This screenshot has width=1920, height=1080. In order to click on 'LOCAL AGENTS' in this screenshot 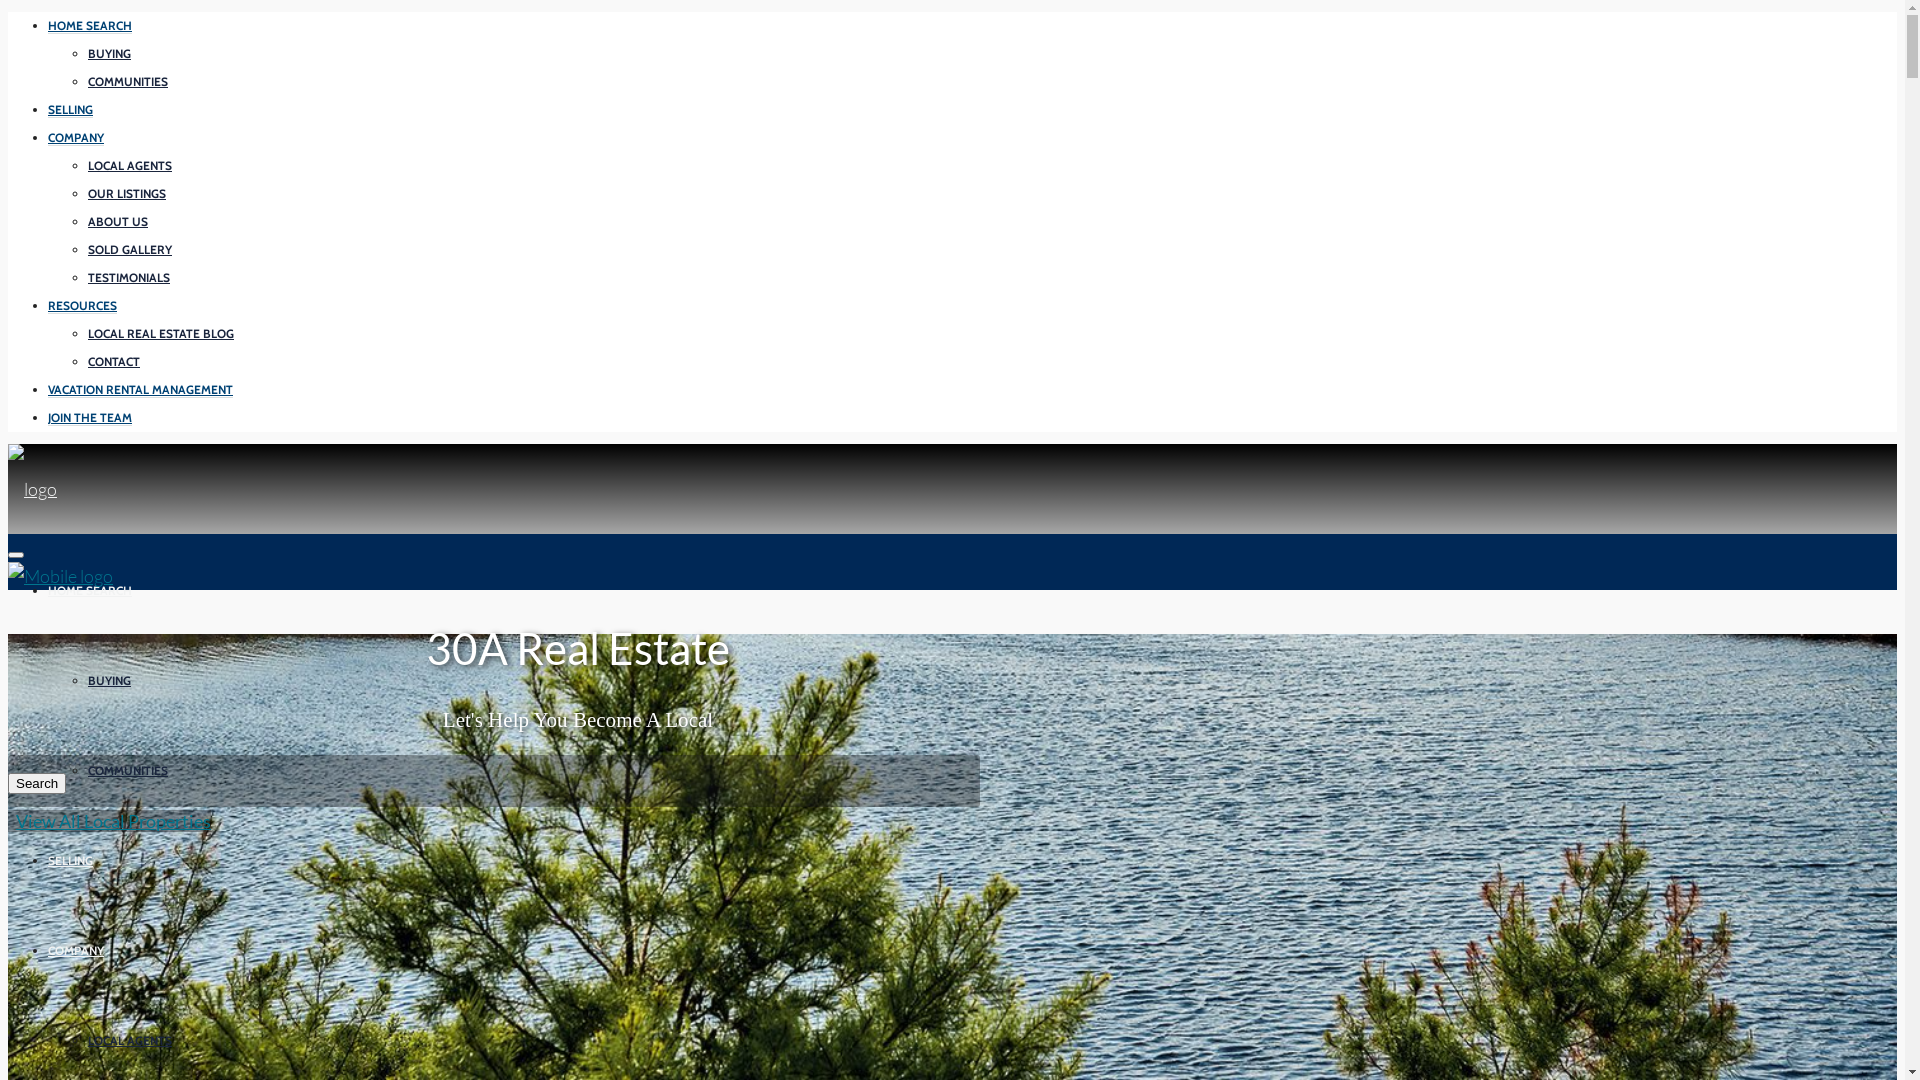, I will do `click(128, 1040)`.